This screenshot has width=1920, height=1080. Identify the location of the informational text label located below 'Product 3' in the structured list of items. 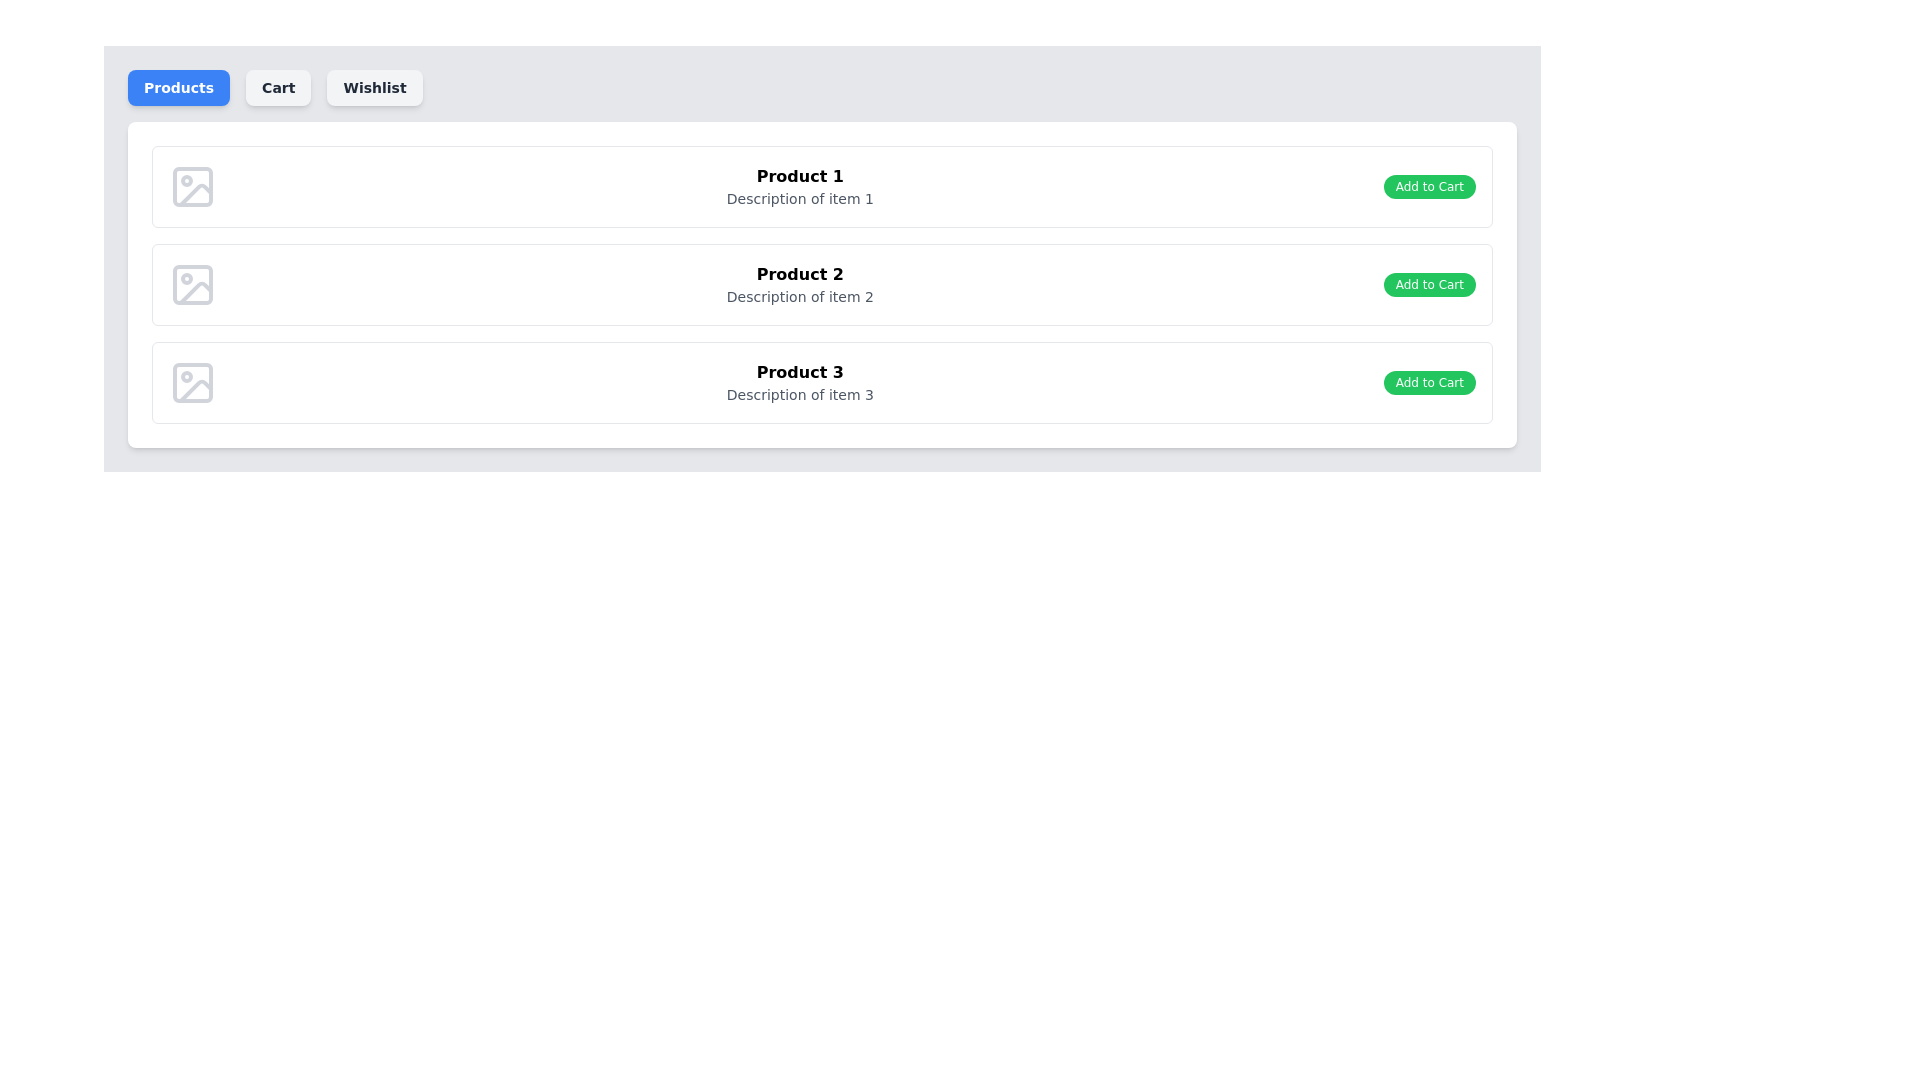
(800, 394).